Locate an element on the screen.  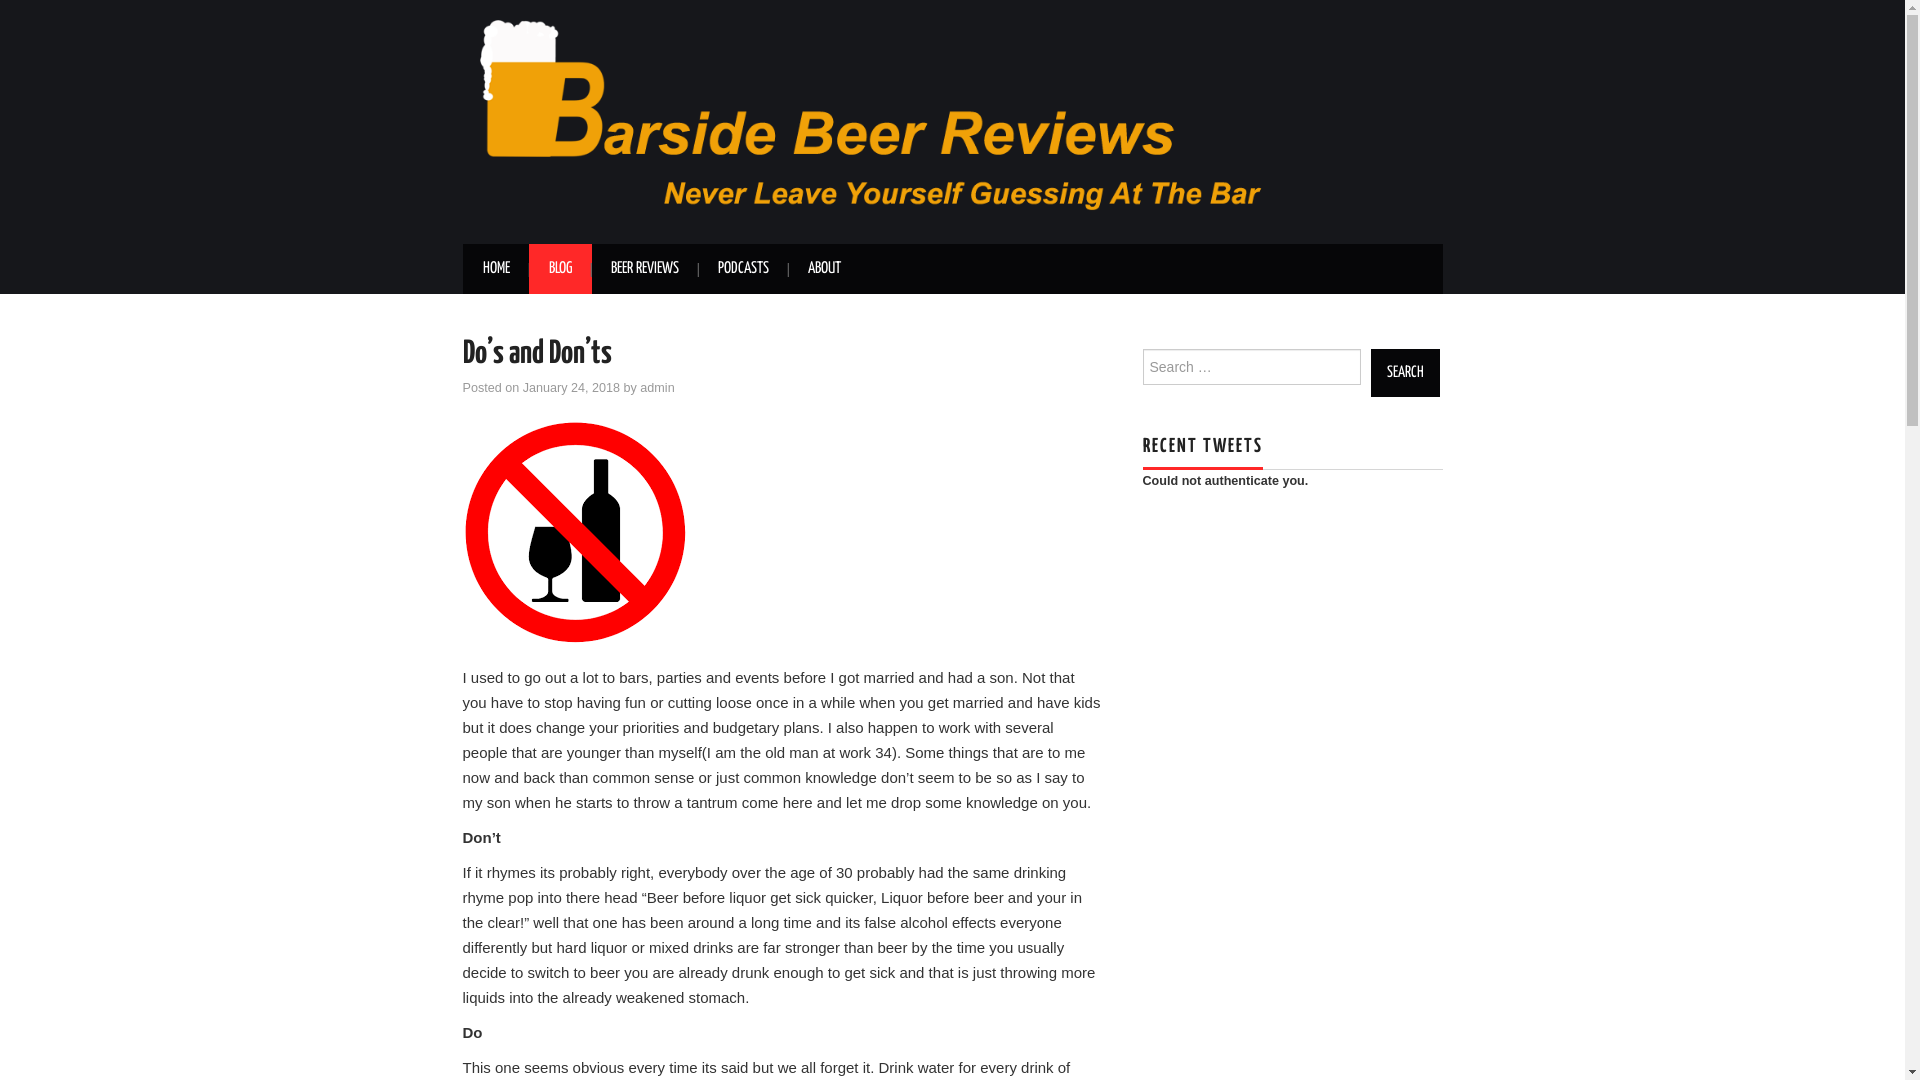
'January 24, 2018' is located at coordinates (570, 388).